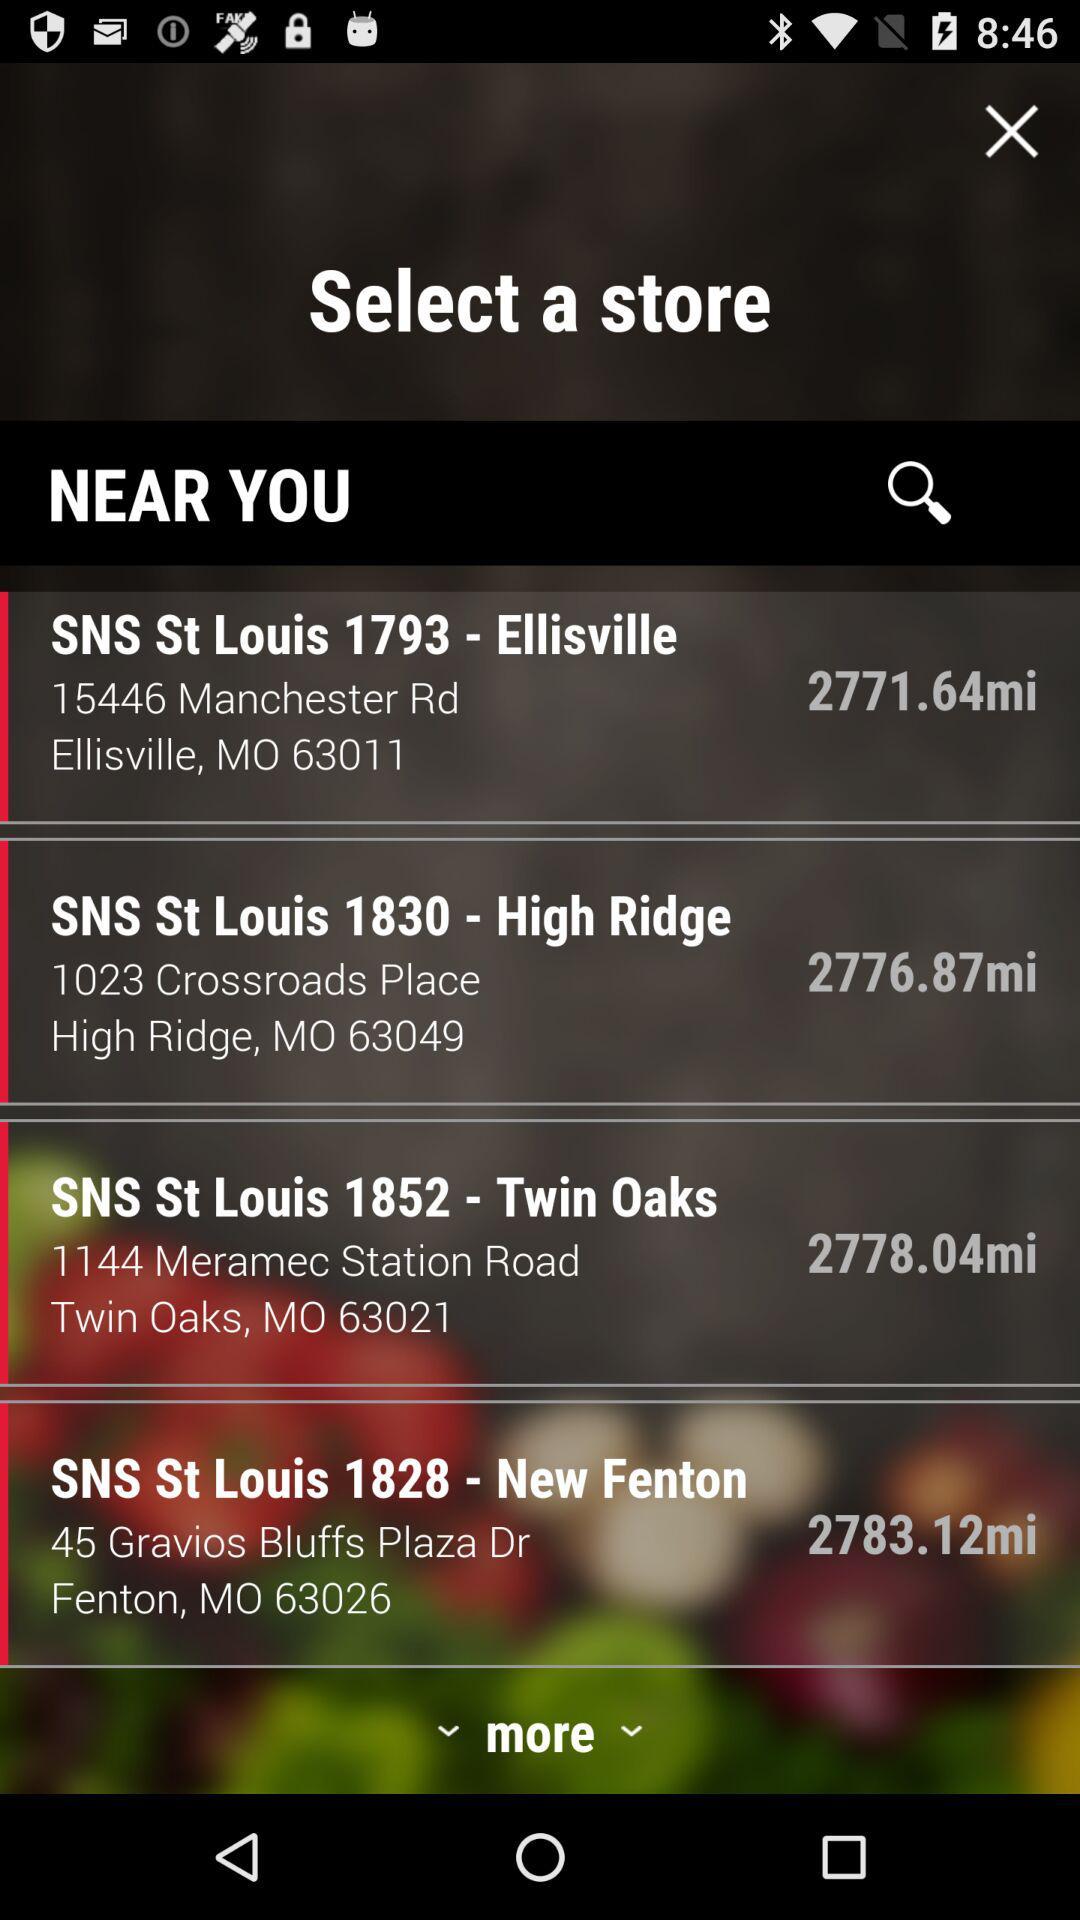  I want to click on the search icon, so click(919, 527).